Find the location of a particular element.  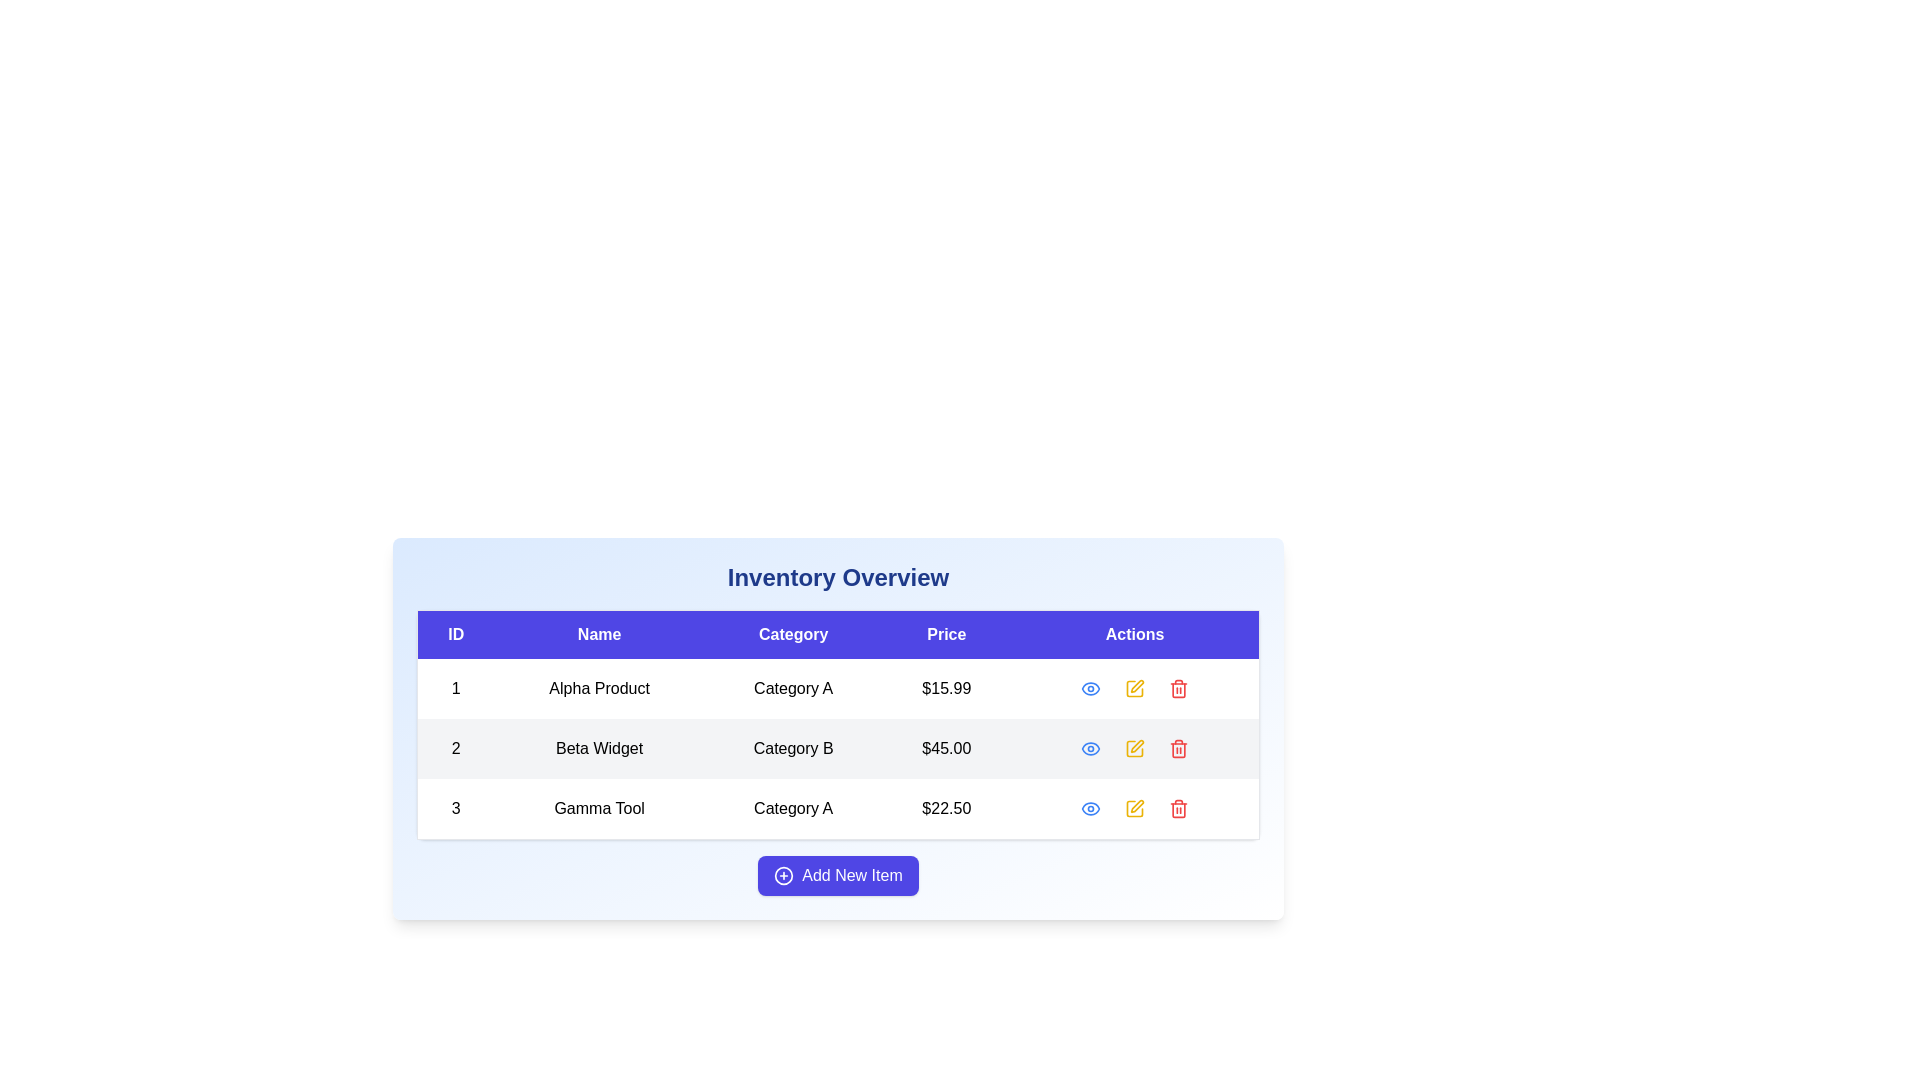

the static text label displaying the numeral '2' in a bold sans-serif typeface, located in the second row and first column of the table layout is located at coordinates (455, 748).